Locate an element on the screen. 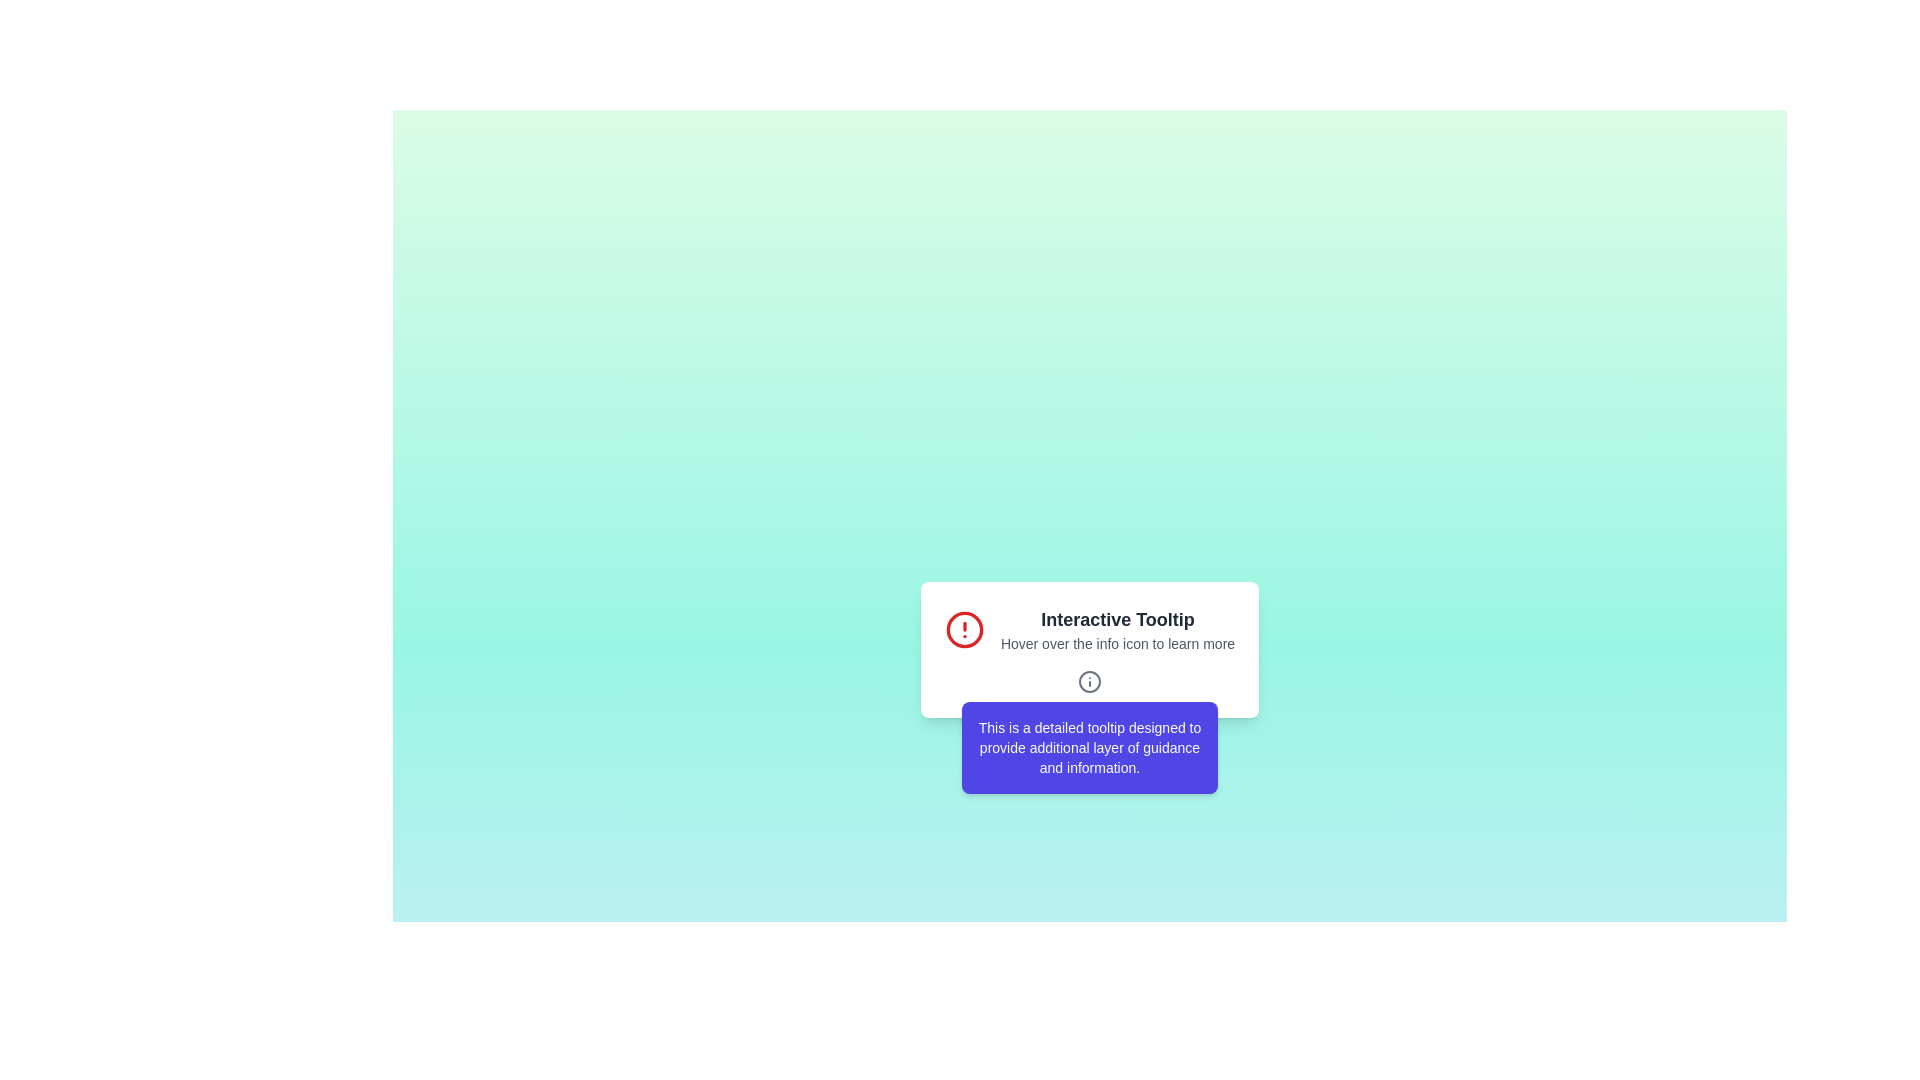 The image size is (1920, 1080). text content of the tooltip with a purple background and white text that provides additional guidance and information, located below the 'Interactive Tooltip' content box is located at coordinates (1088, 748).